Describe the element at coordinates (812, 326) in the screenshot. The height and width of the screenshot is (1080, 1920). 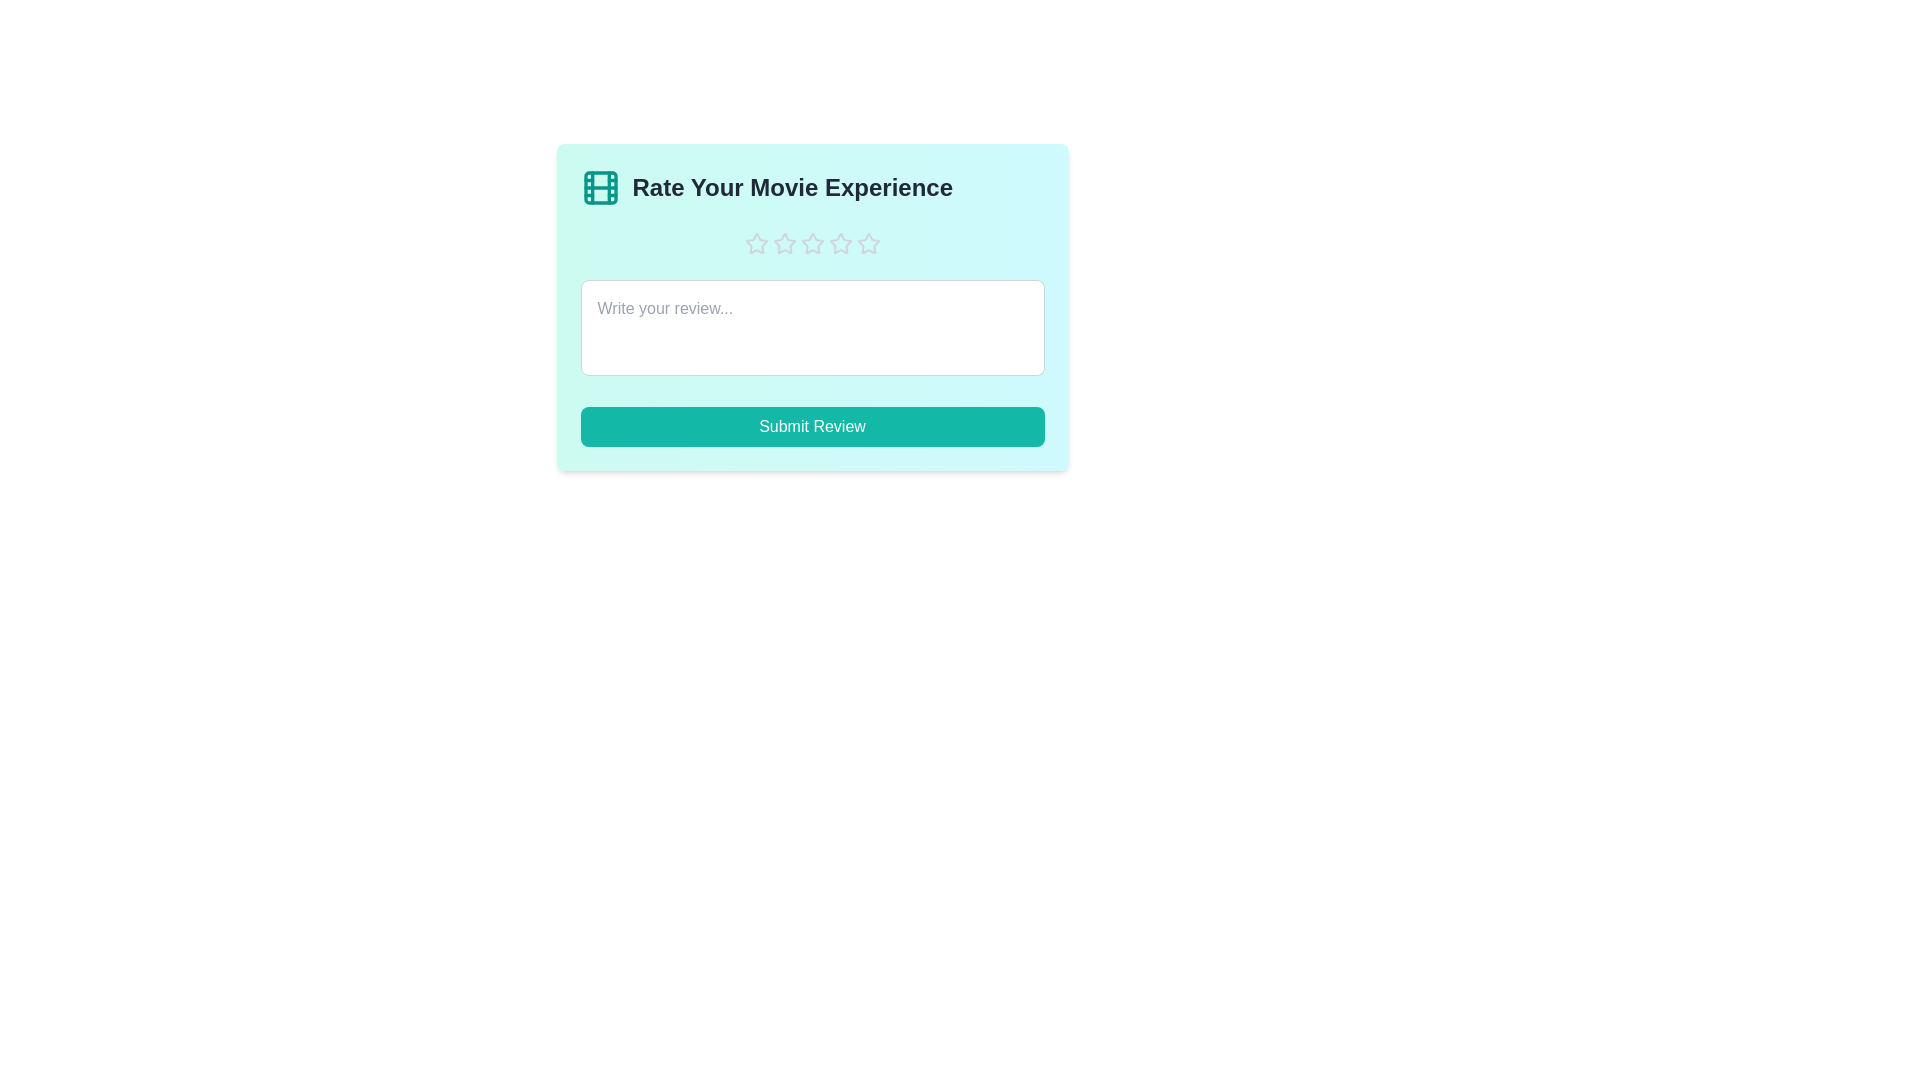
I see `the text area and input the desired review text` at that location.